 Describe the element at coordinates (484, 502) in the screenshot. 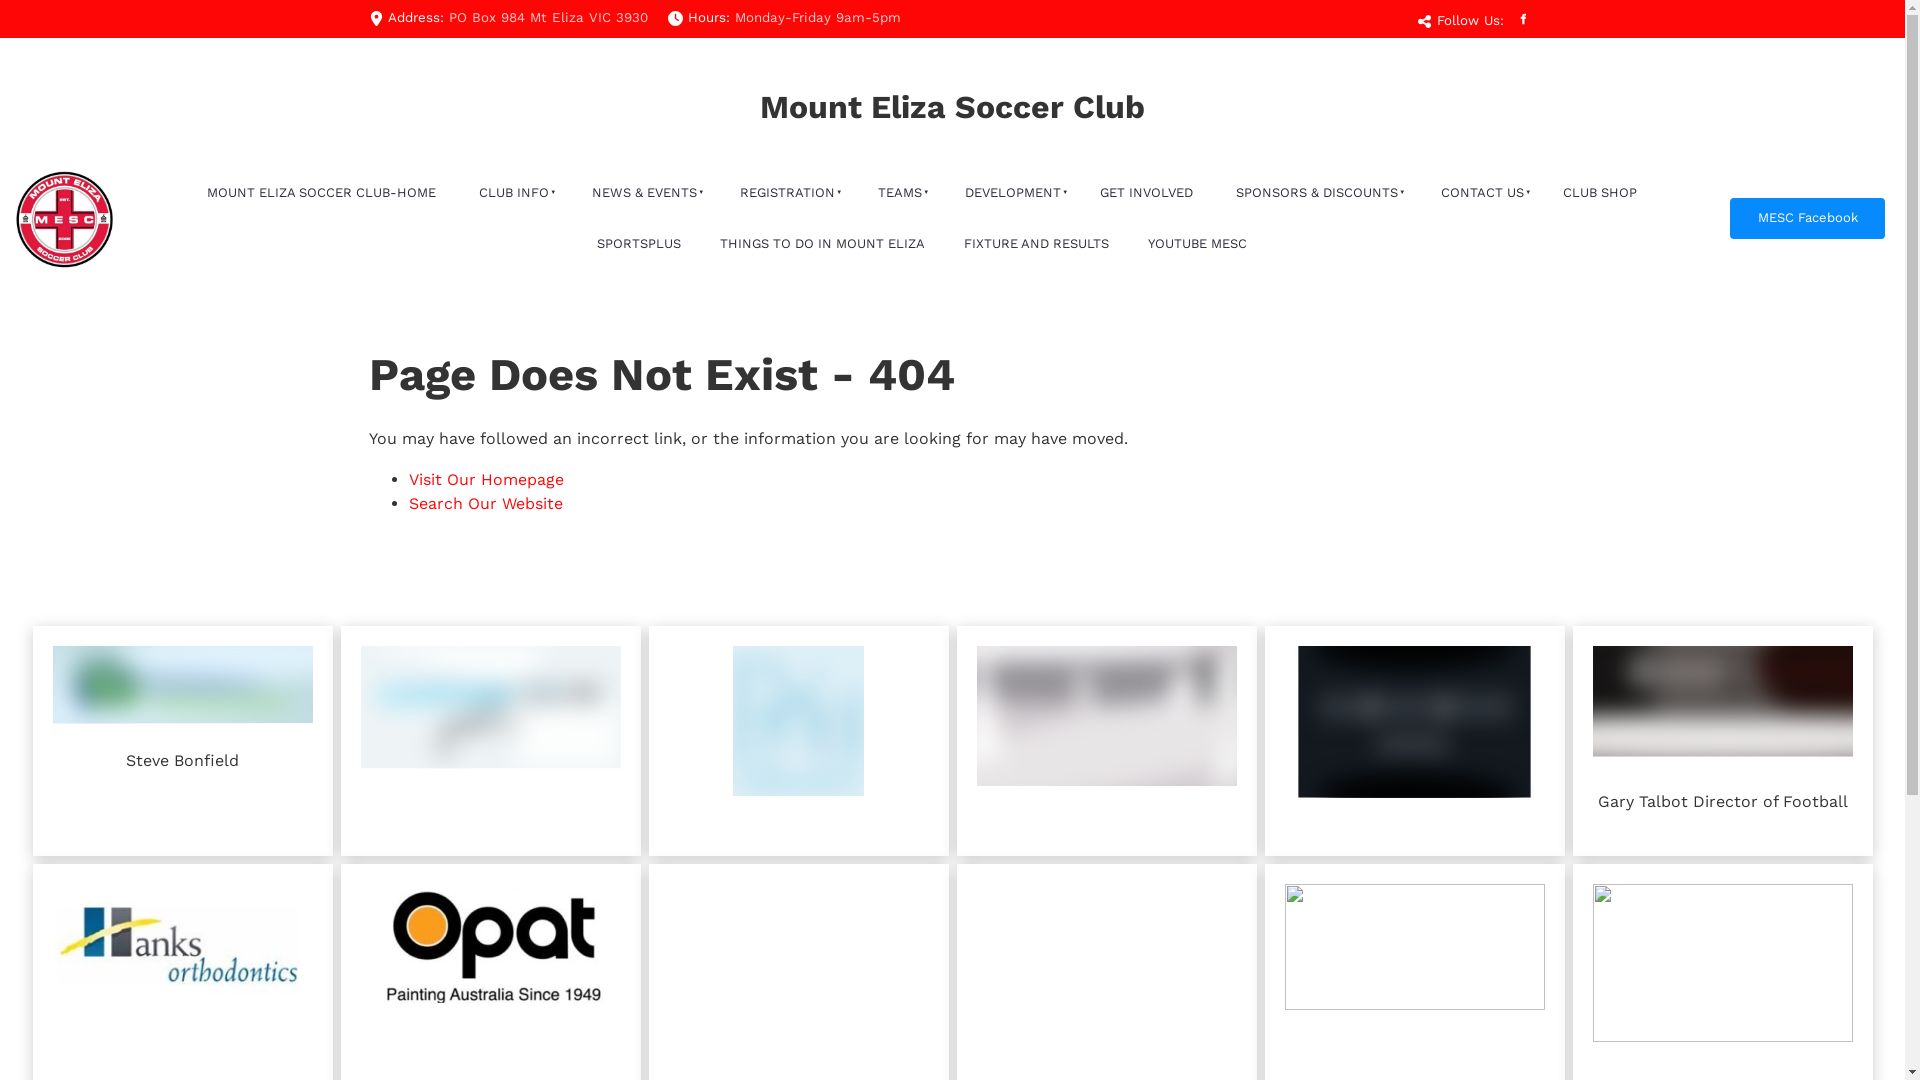

I see `'Search Our Website'` at that location.